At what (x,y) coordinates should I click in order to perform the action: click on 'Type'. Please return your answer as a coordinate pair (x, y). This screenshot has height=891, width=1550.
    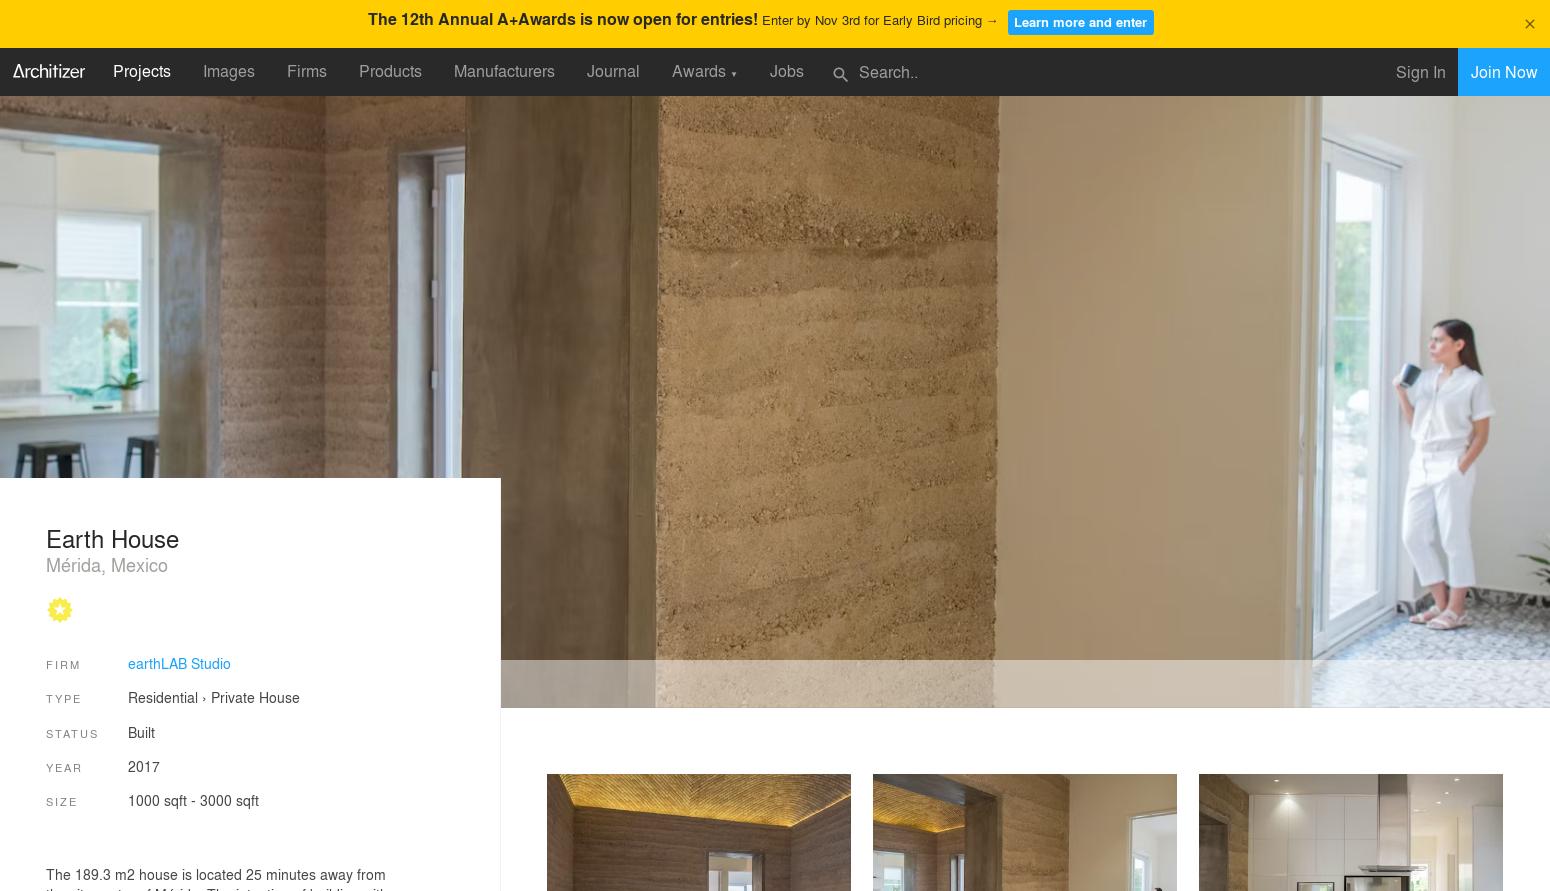
    Looking at the image, I should click on (63, 697).